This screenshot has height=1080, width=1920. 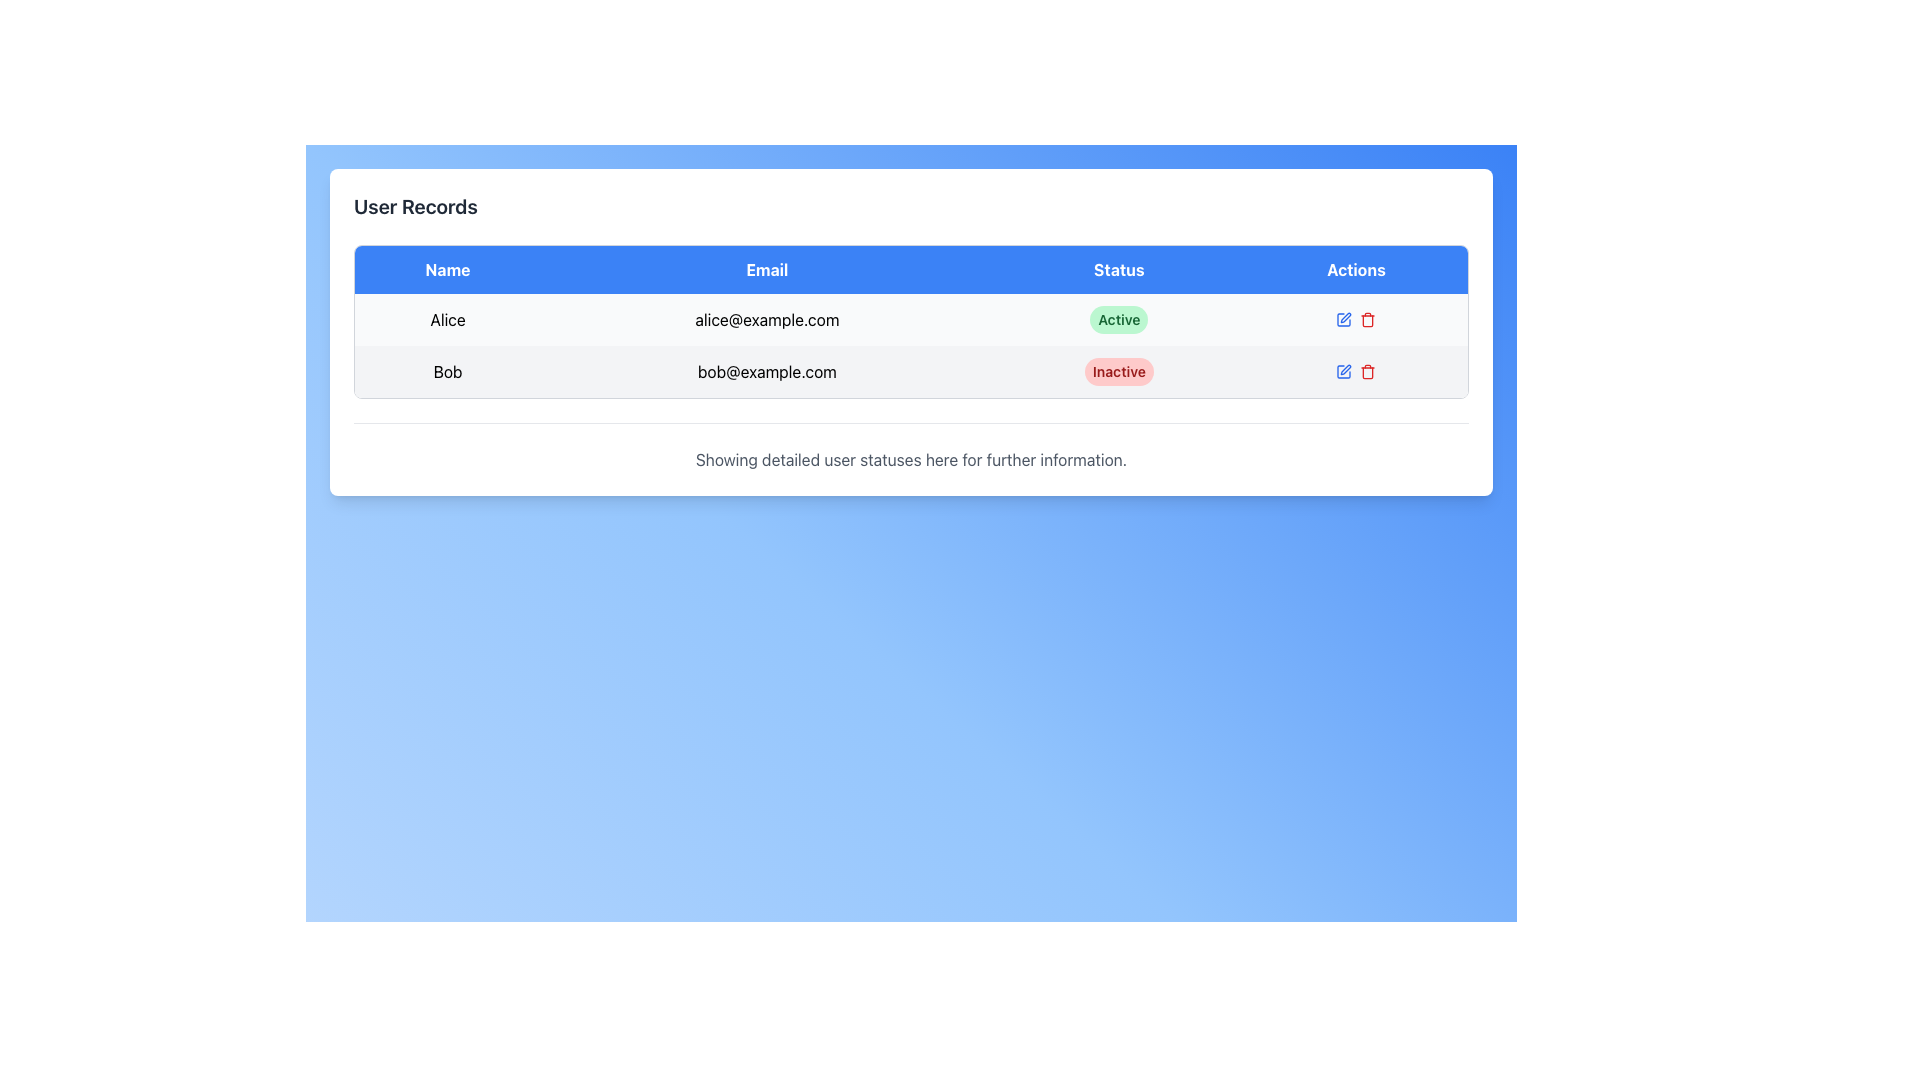 I want to click on the Status Badge, which has a light red background and displays the text 'Inactive' in bold red font, located in the 'Status' column of the table row for the entry containing 'Bob' and 'bob@example.com', so click(x=1118, y=371).